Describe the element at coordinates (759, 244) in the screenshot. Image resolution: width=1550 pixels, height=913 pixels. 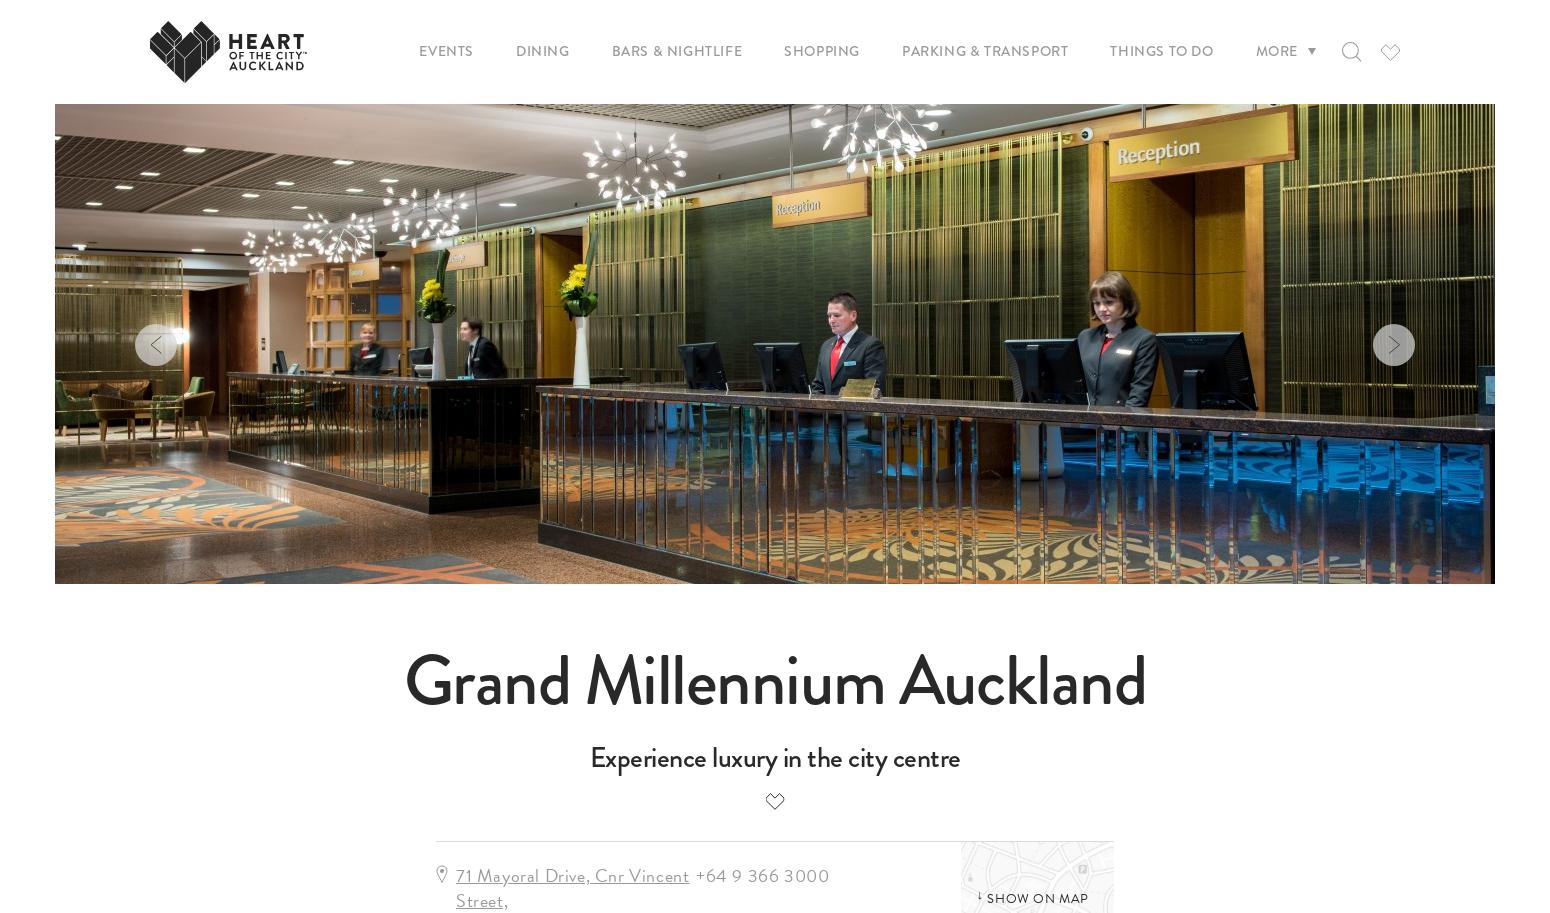
I see `'Add to favourites'` at that location.